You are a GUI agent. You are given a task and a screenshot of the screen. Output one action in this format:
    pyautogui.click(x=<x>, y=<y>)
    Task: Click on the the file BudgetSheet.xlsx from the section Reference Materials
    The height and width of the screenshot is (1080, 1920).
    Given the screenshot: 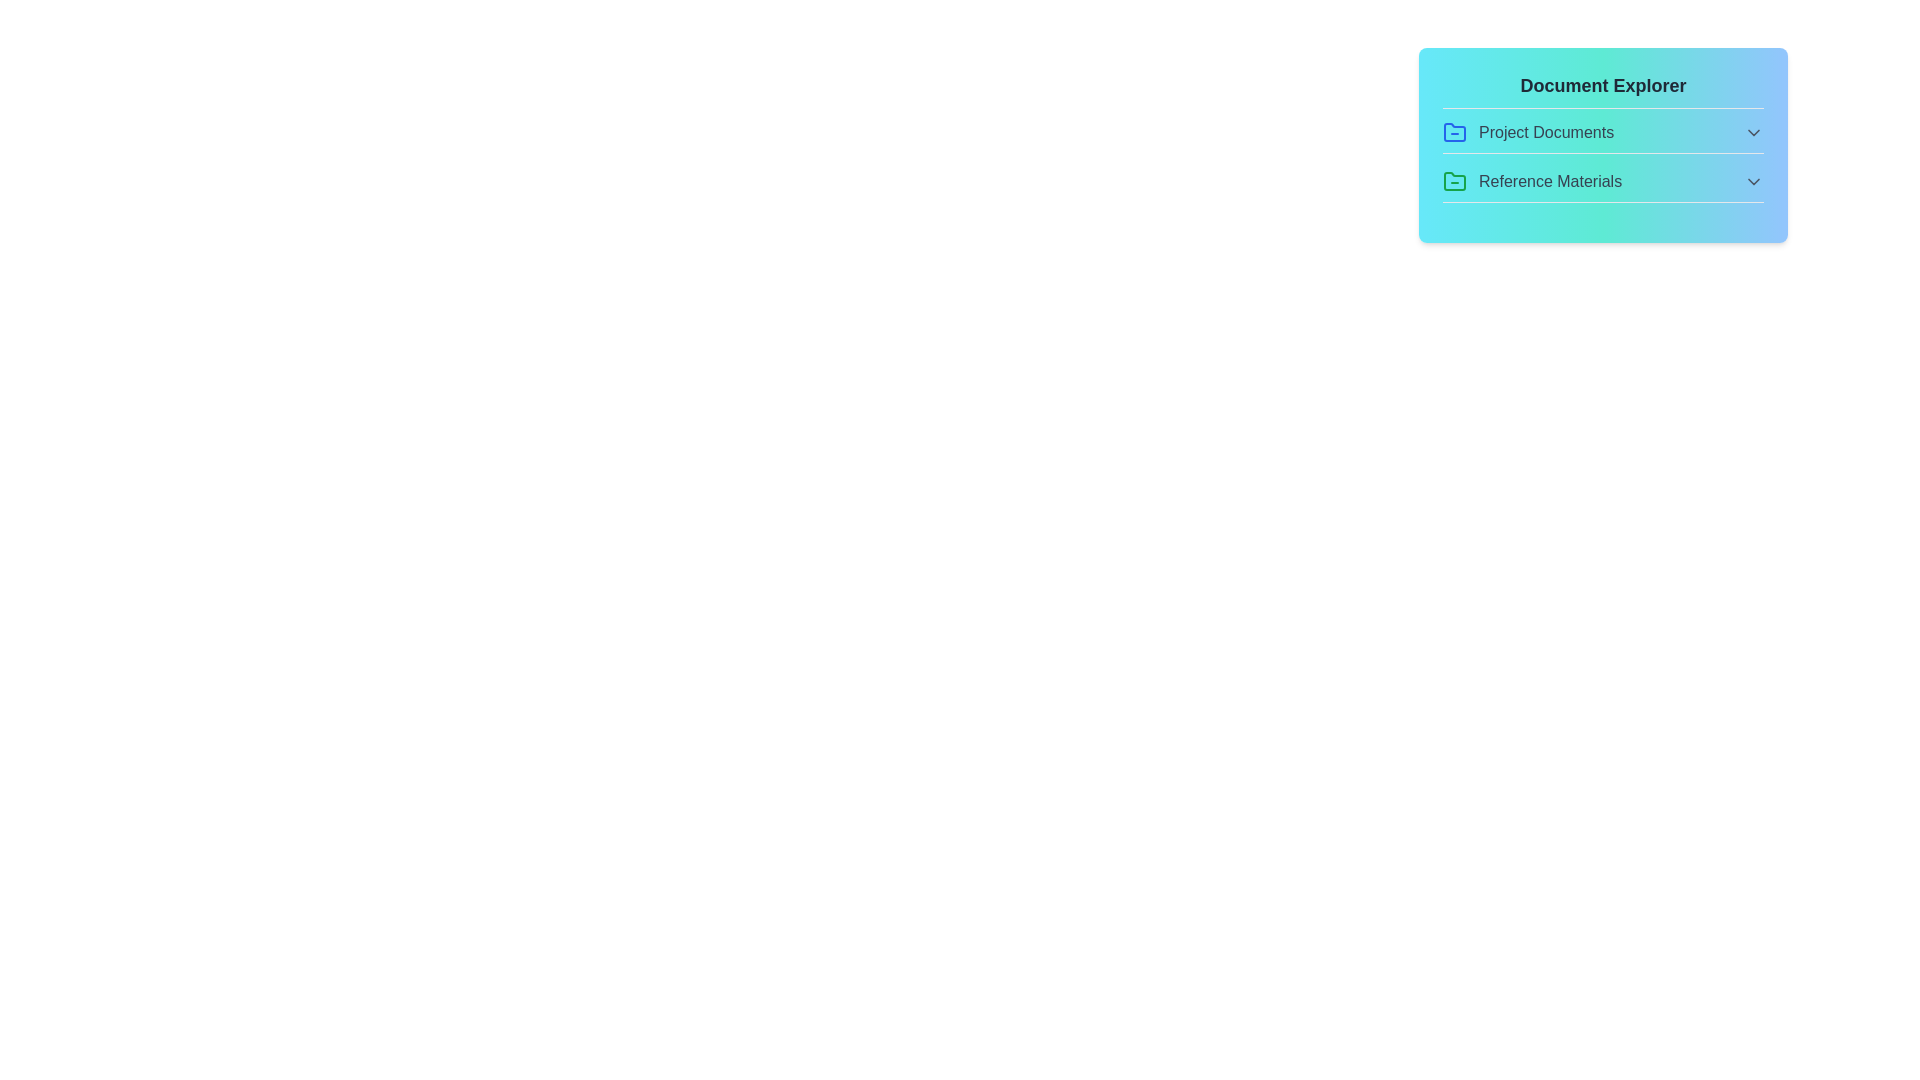 What is the action you would take?
    pyautogui.click(x=1603, y=186)
    